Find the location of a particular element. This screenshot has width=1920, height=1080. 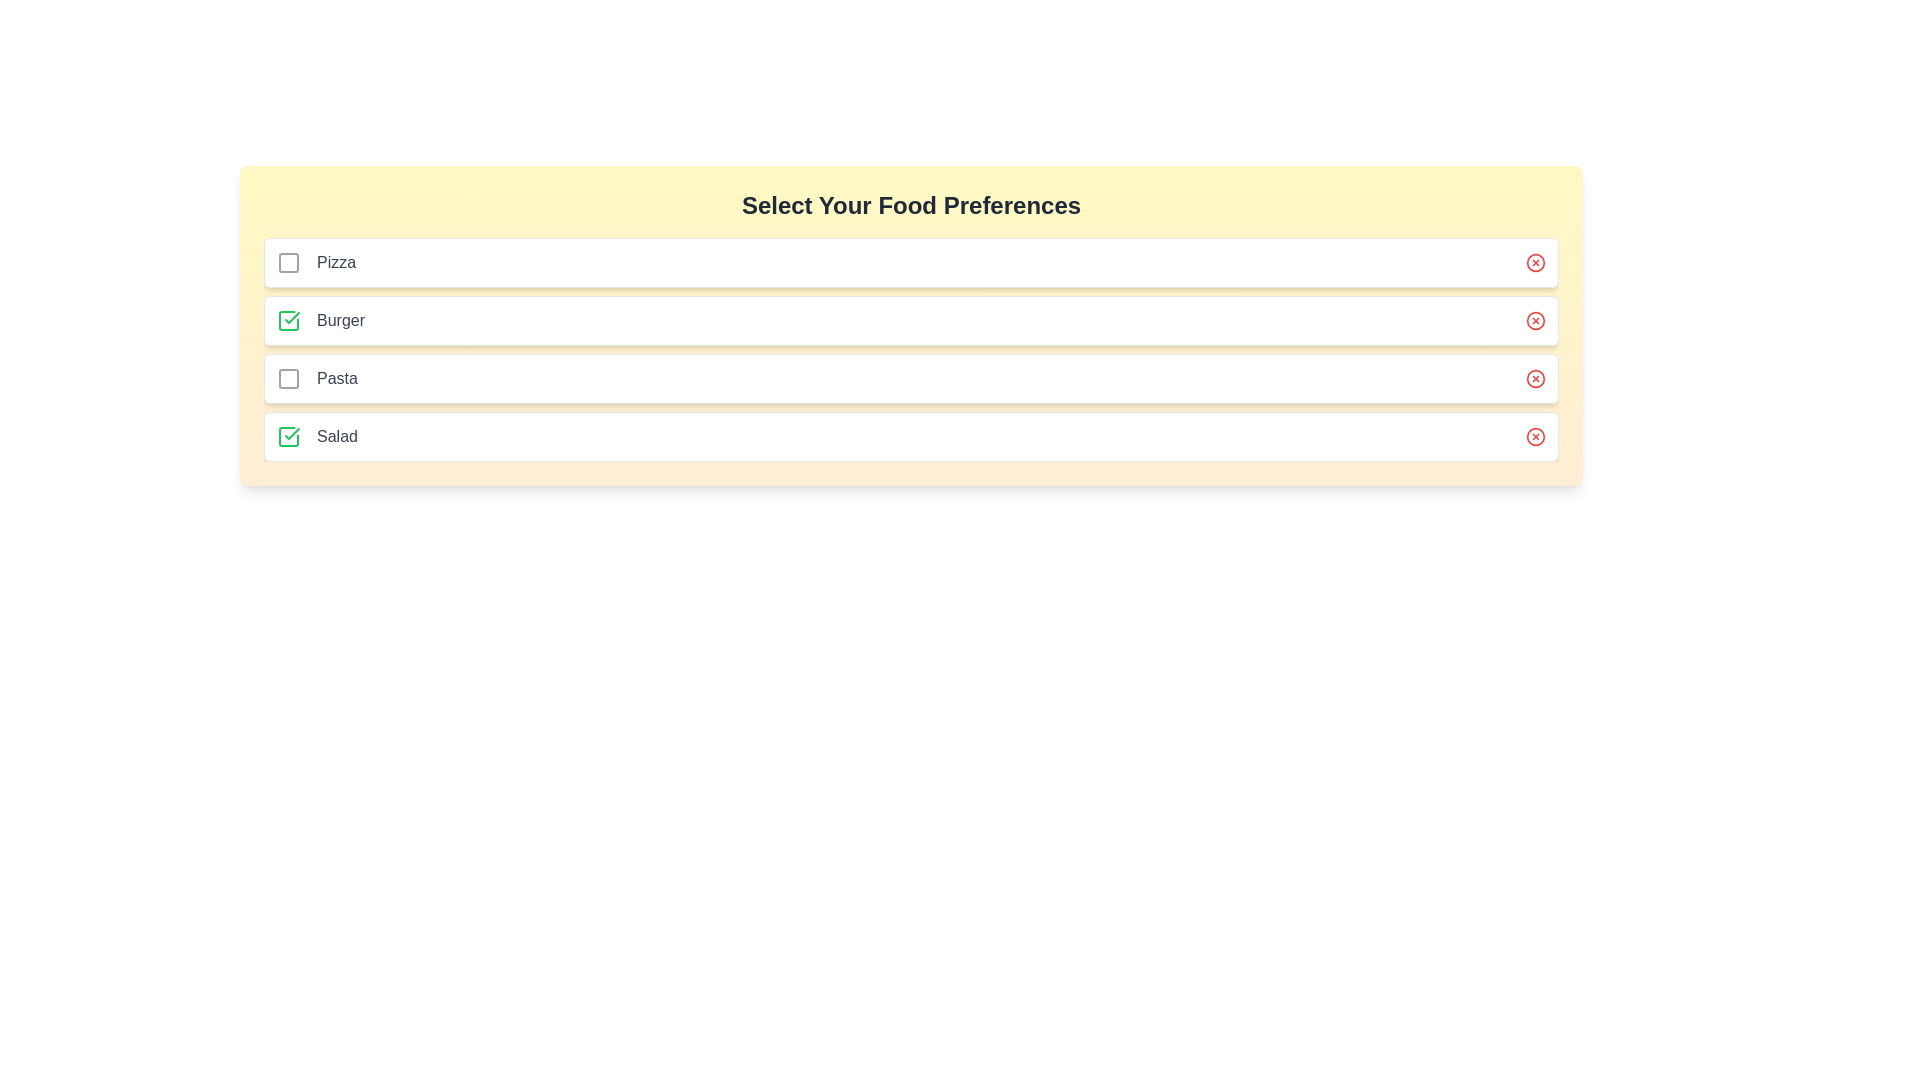

the checkbox indicator representing the 'checked state' for the 'Salad' option in the list of food preferences is located at coordinates (287, 319).